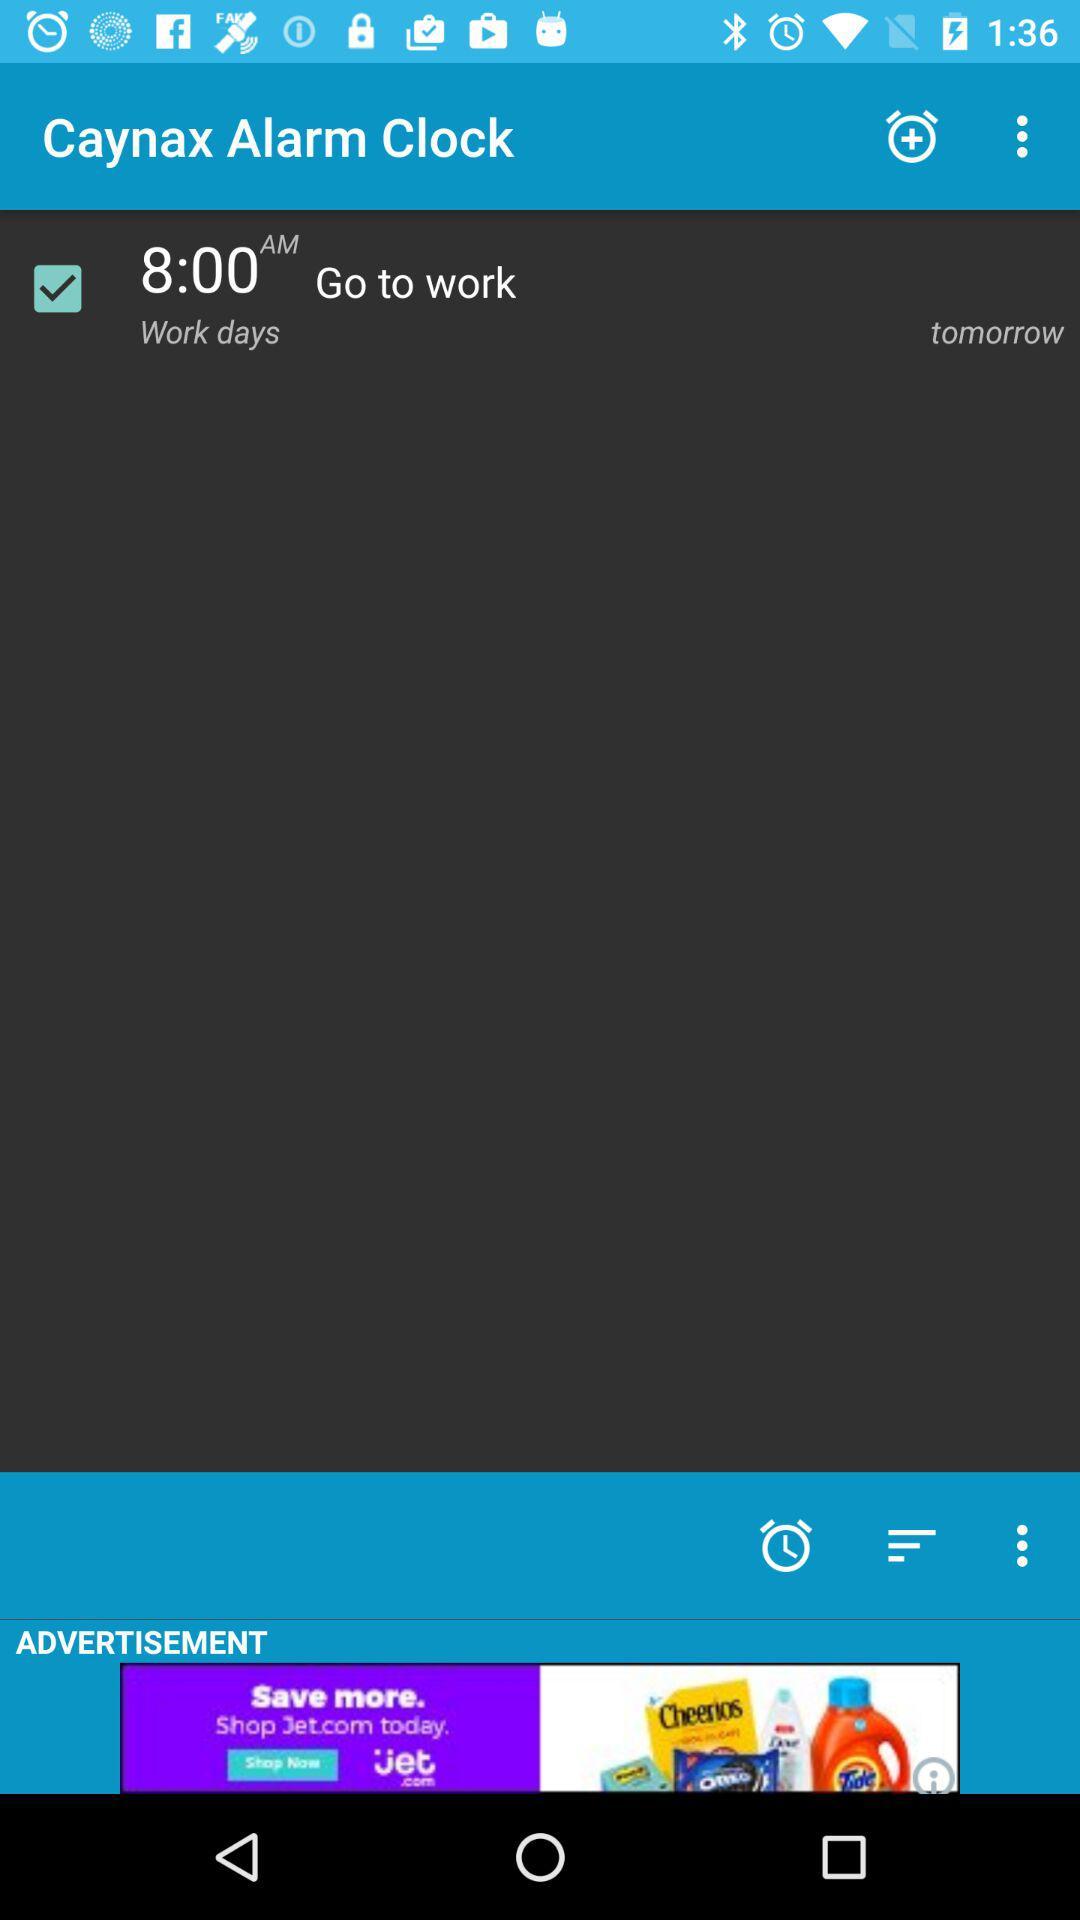 This screenshot has height=1920, width=1080. What do you see at coordinates (540, 1727) in the screenshot?
I see `open advertisement` at bounding box center [540, 1727].